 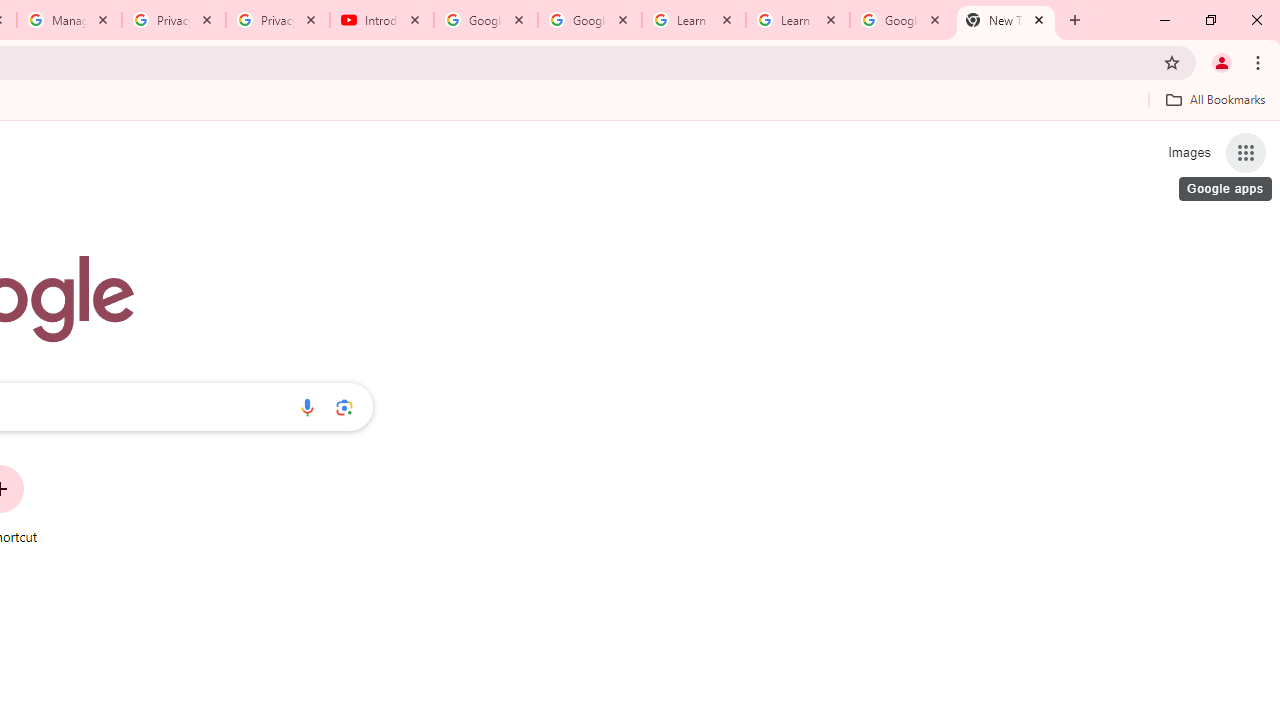 I want to click on 'Search by image', so click(x=344, y=406).